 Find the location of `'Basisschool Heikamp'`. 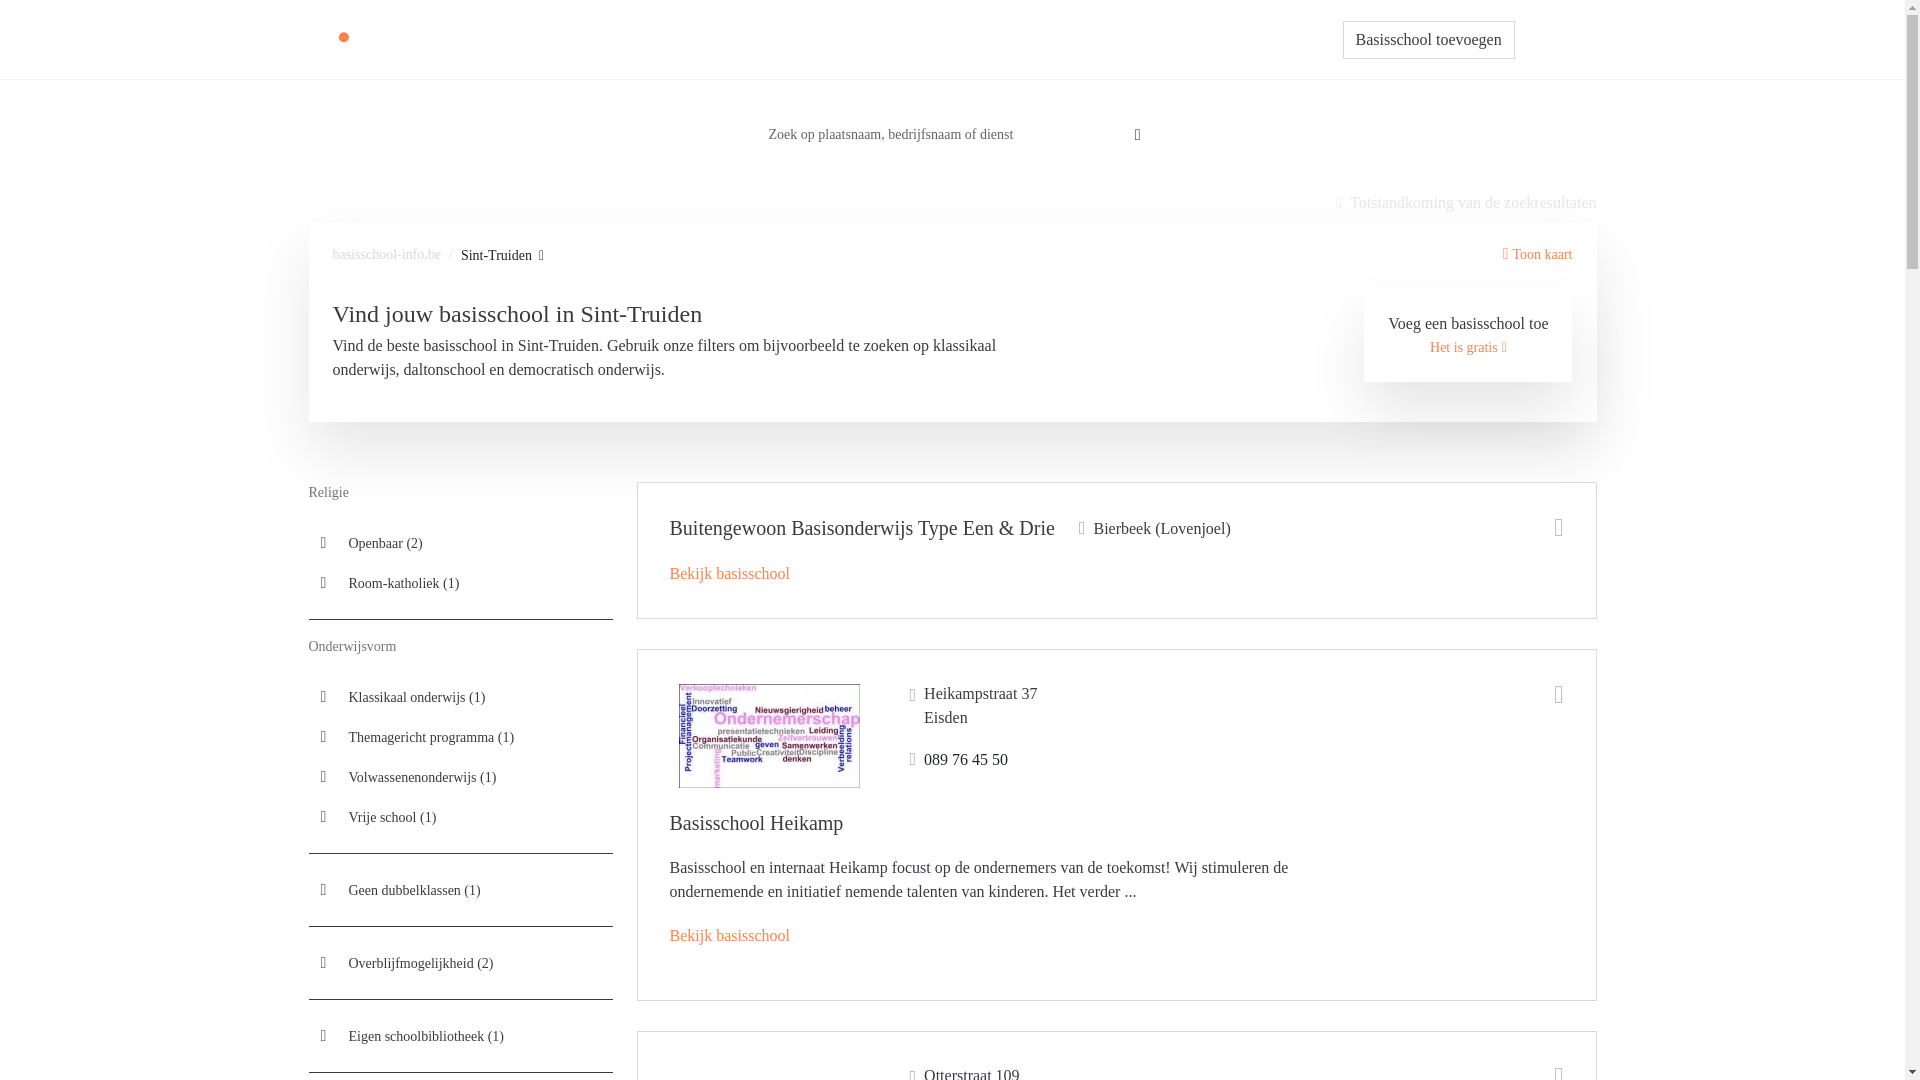

'Basisschool Heikamp' is located at coordinates (756, 822).